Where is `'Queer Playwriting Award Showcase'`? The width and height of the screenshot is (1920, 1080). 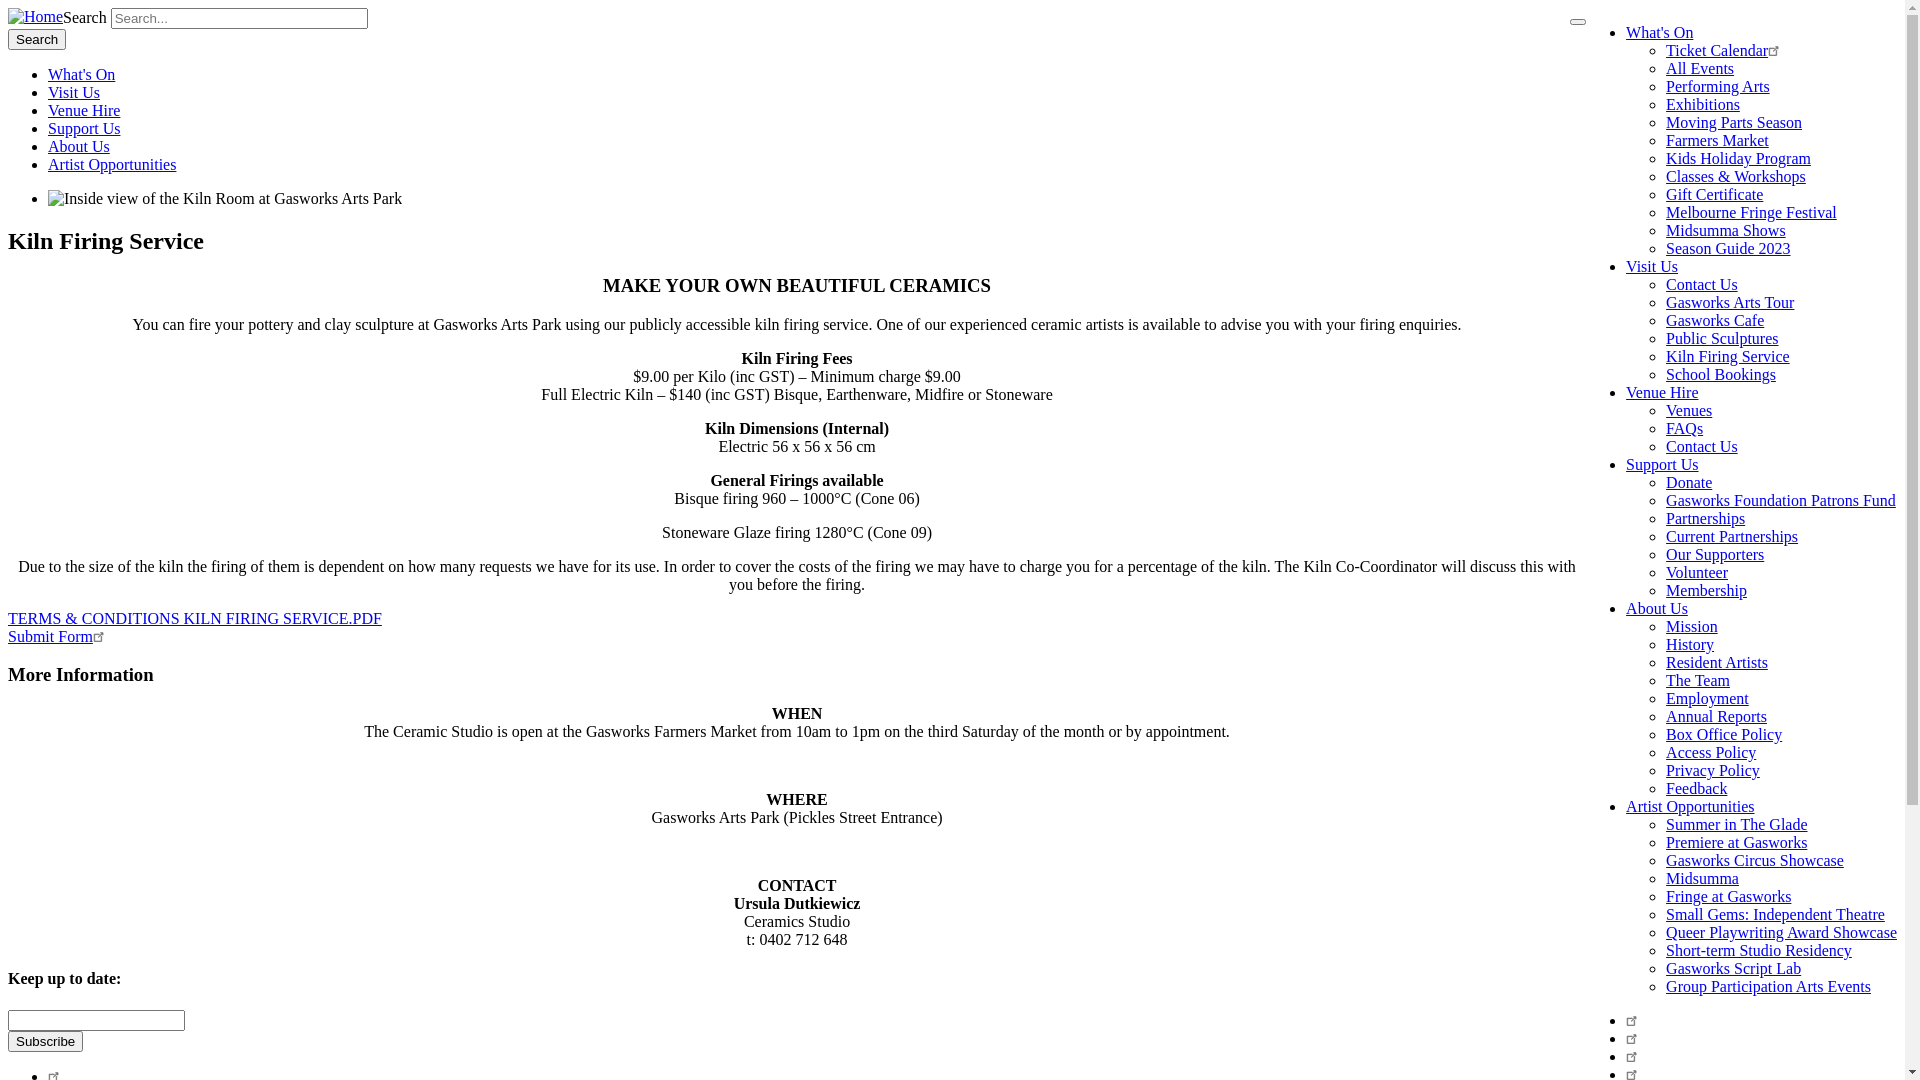
'Queer Playwriting Award Showcase' is located at coordinates (1781, 932).